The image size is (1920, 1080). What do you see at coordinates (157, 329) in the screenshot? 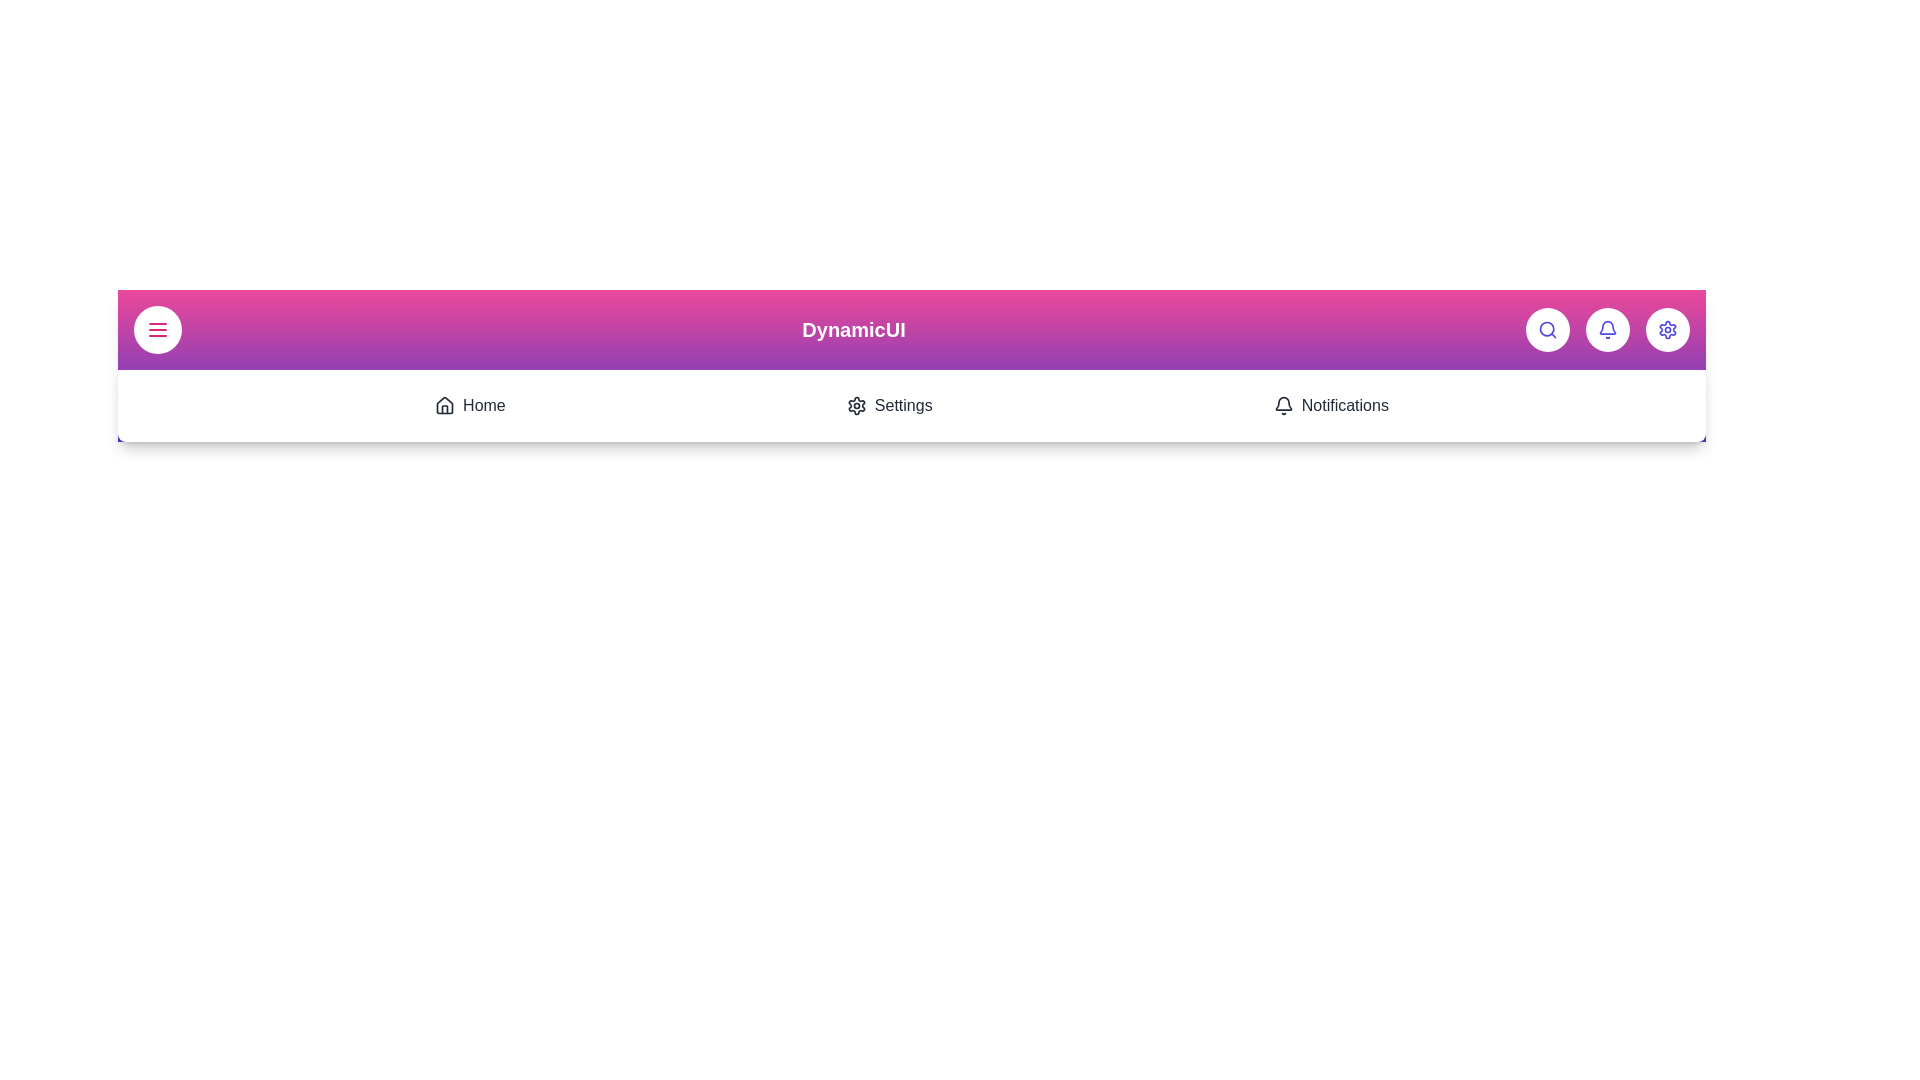
I see `the menu toggle button to toggle the menu open or closed` at bounding box center [157, 329].